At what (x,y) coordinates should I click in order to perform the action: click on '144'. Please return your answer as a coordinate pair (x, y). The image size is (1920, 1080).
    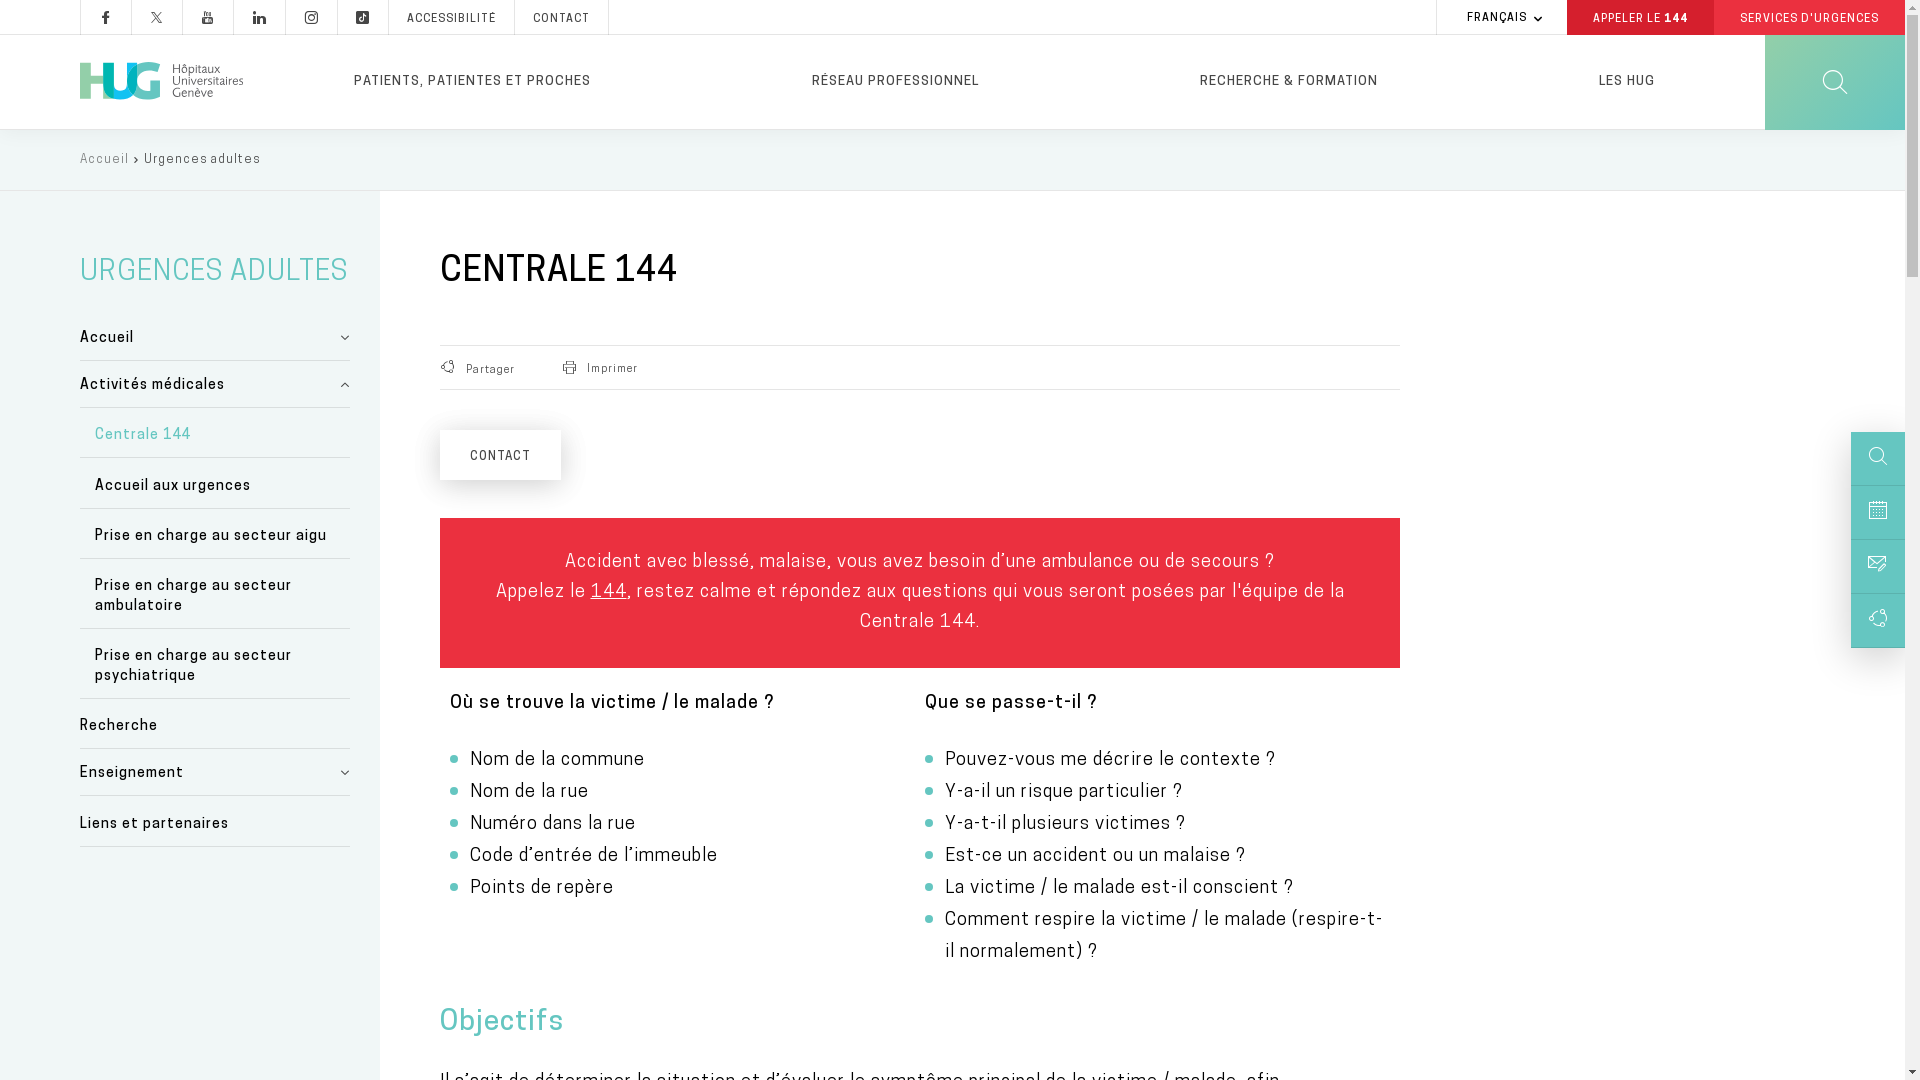
    Looking at the image, I should click on (607, 591).